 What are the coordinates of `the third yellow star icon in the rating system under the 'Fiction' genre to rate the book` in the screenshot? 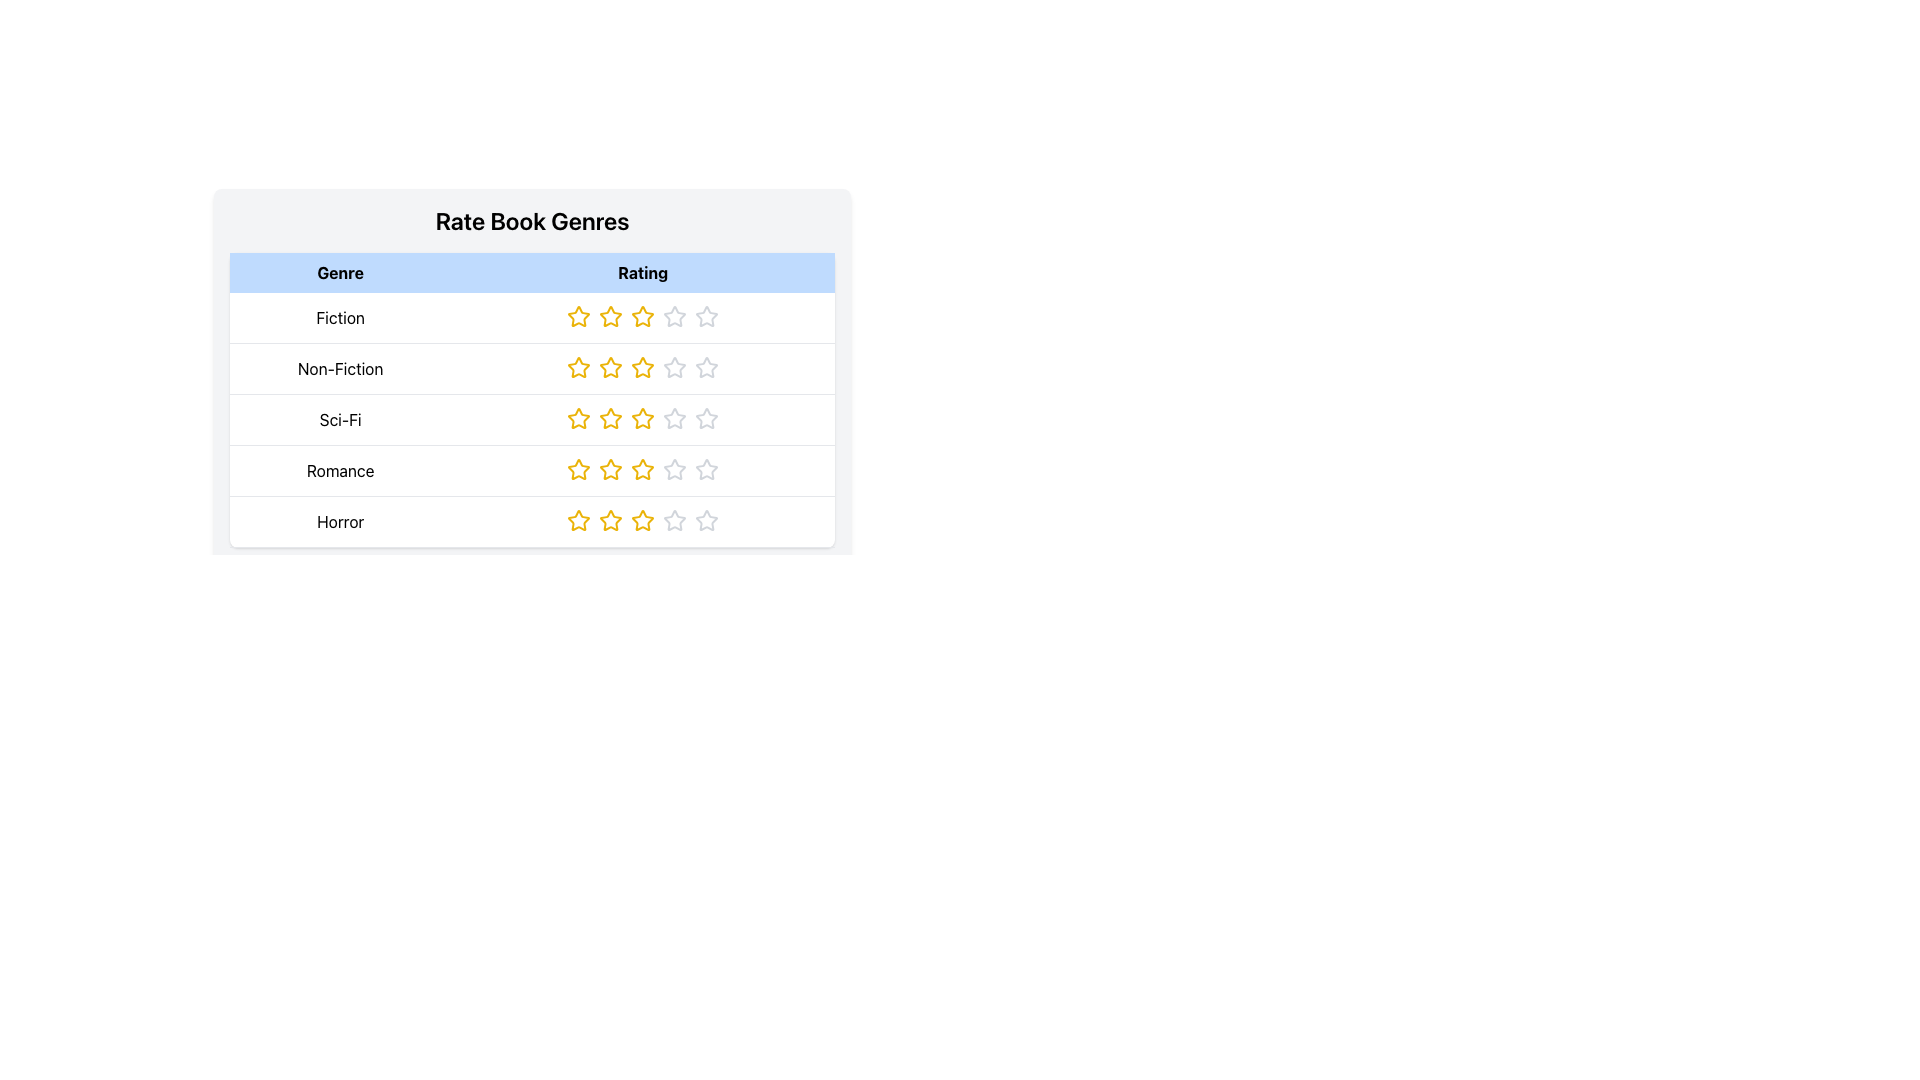 It's located at (643, 315).